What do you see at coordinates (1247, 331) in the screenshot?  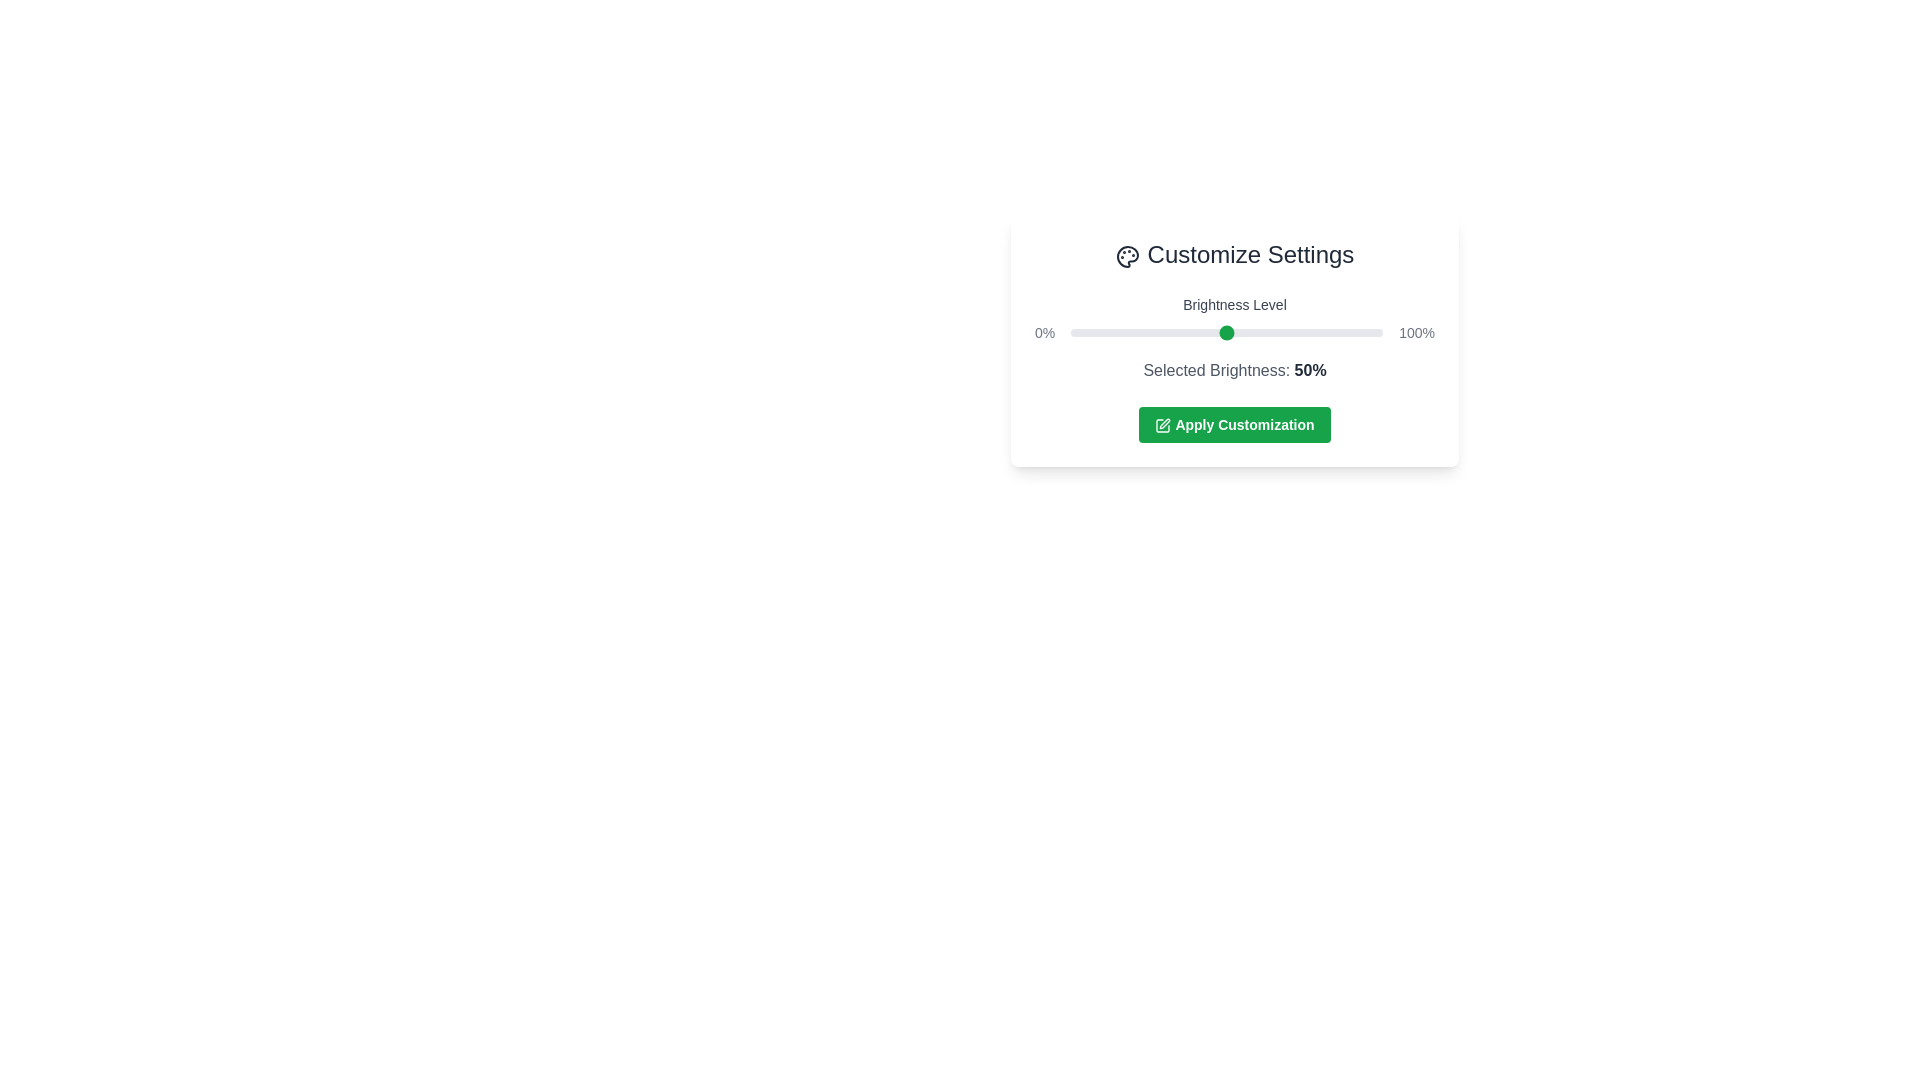 I see `the brightness` at bounding box center [1247, 331].